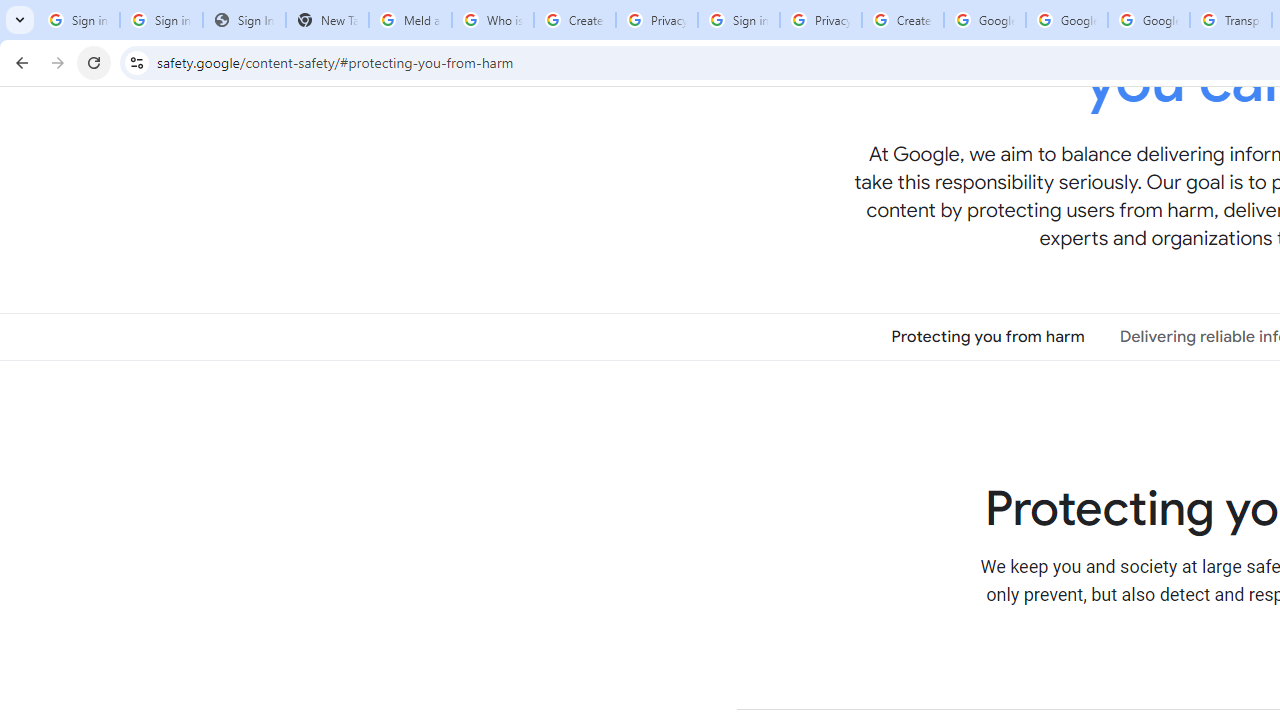 This screenshot has height=720, width=1280. I want to click on 'New Tab', so click(327, 20).